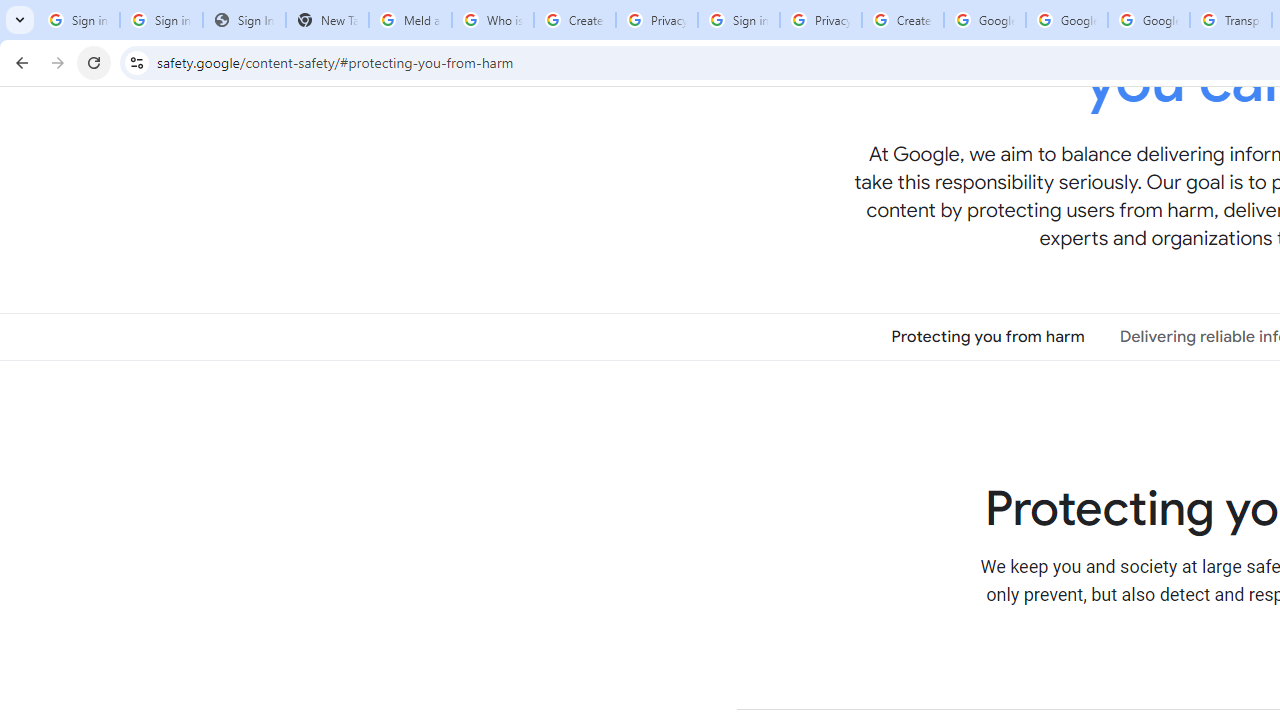 This screenshot has height=720, width=1280. I want to click on 'New Tab', so click(327, 20).